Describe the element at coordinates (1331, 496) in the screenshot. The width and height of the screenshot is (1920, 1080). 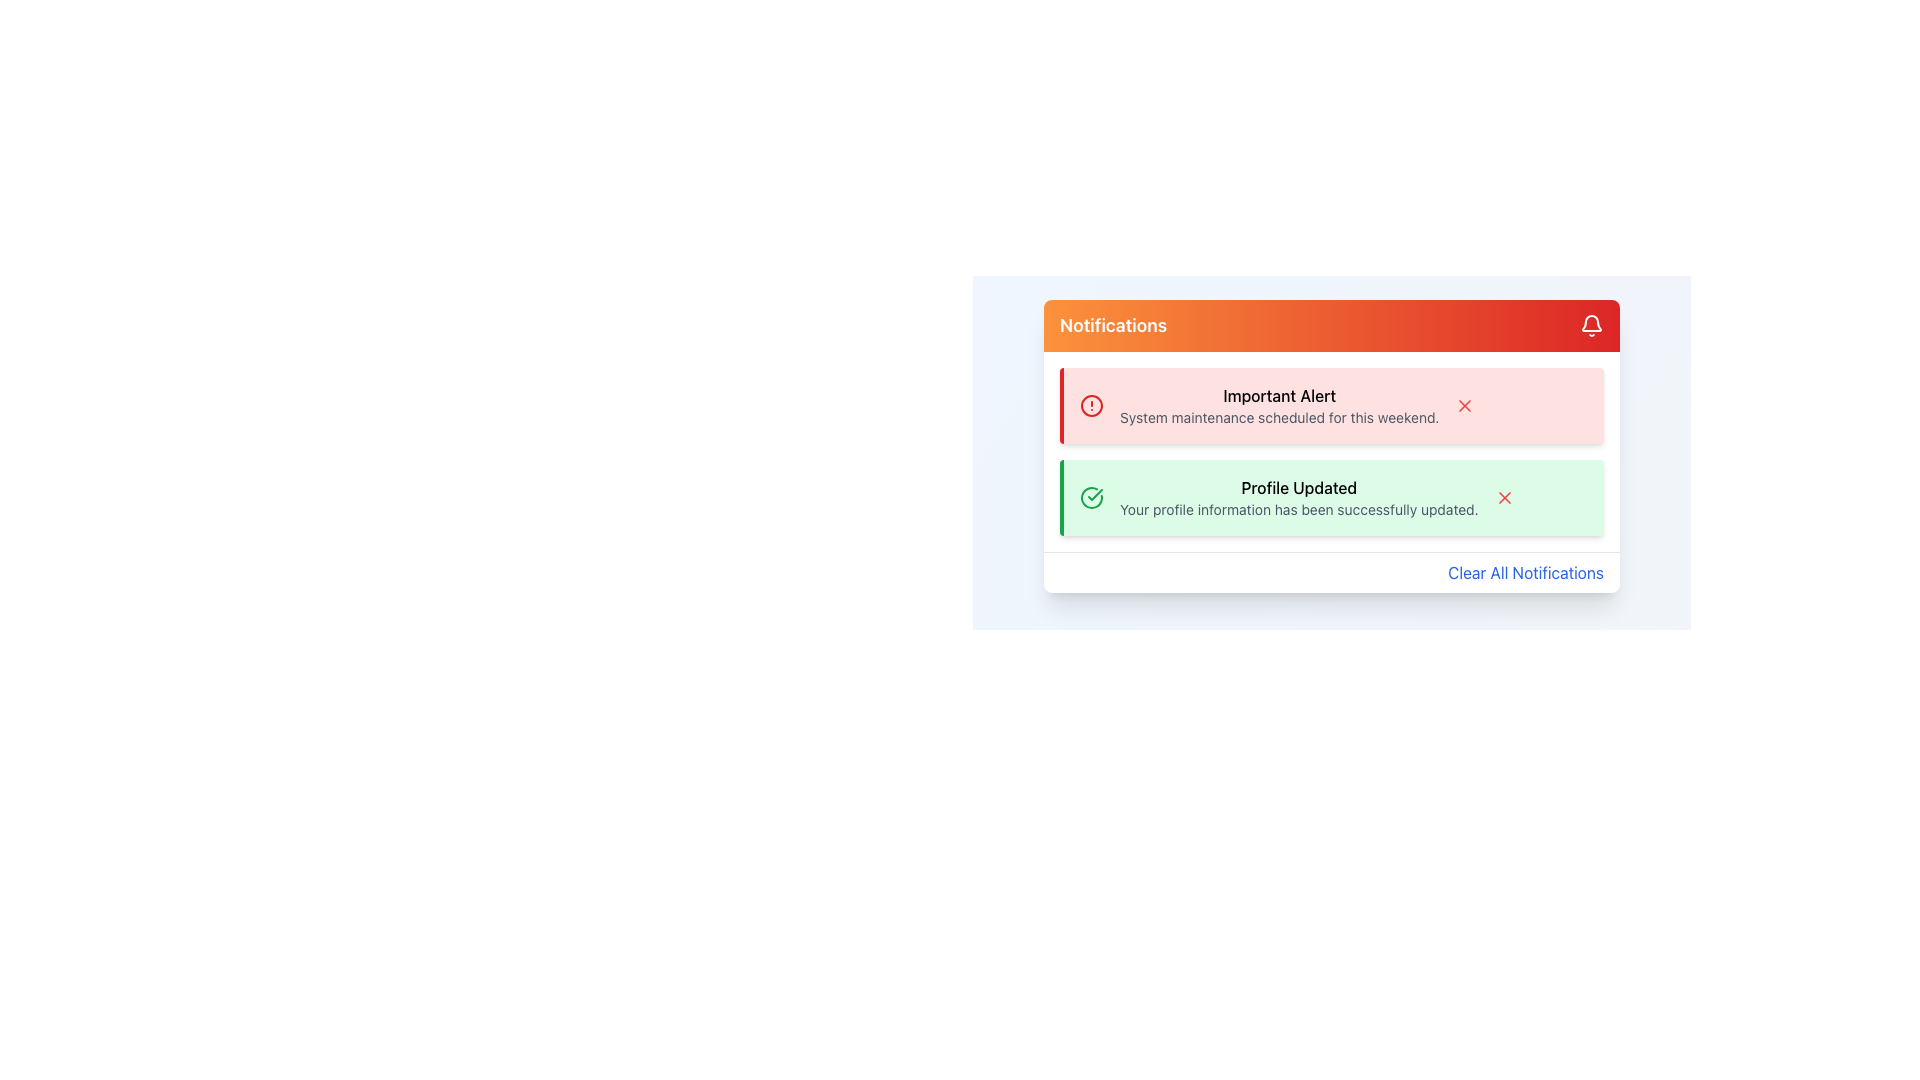
I see `notification displayed in the second entry of the Notifications section, which informs the user that their profile has been successfully updated` at that location.